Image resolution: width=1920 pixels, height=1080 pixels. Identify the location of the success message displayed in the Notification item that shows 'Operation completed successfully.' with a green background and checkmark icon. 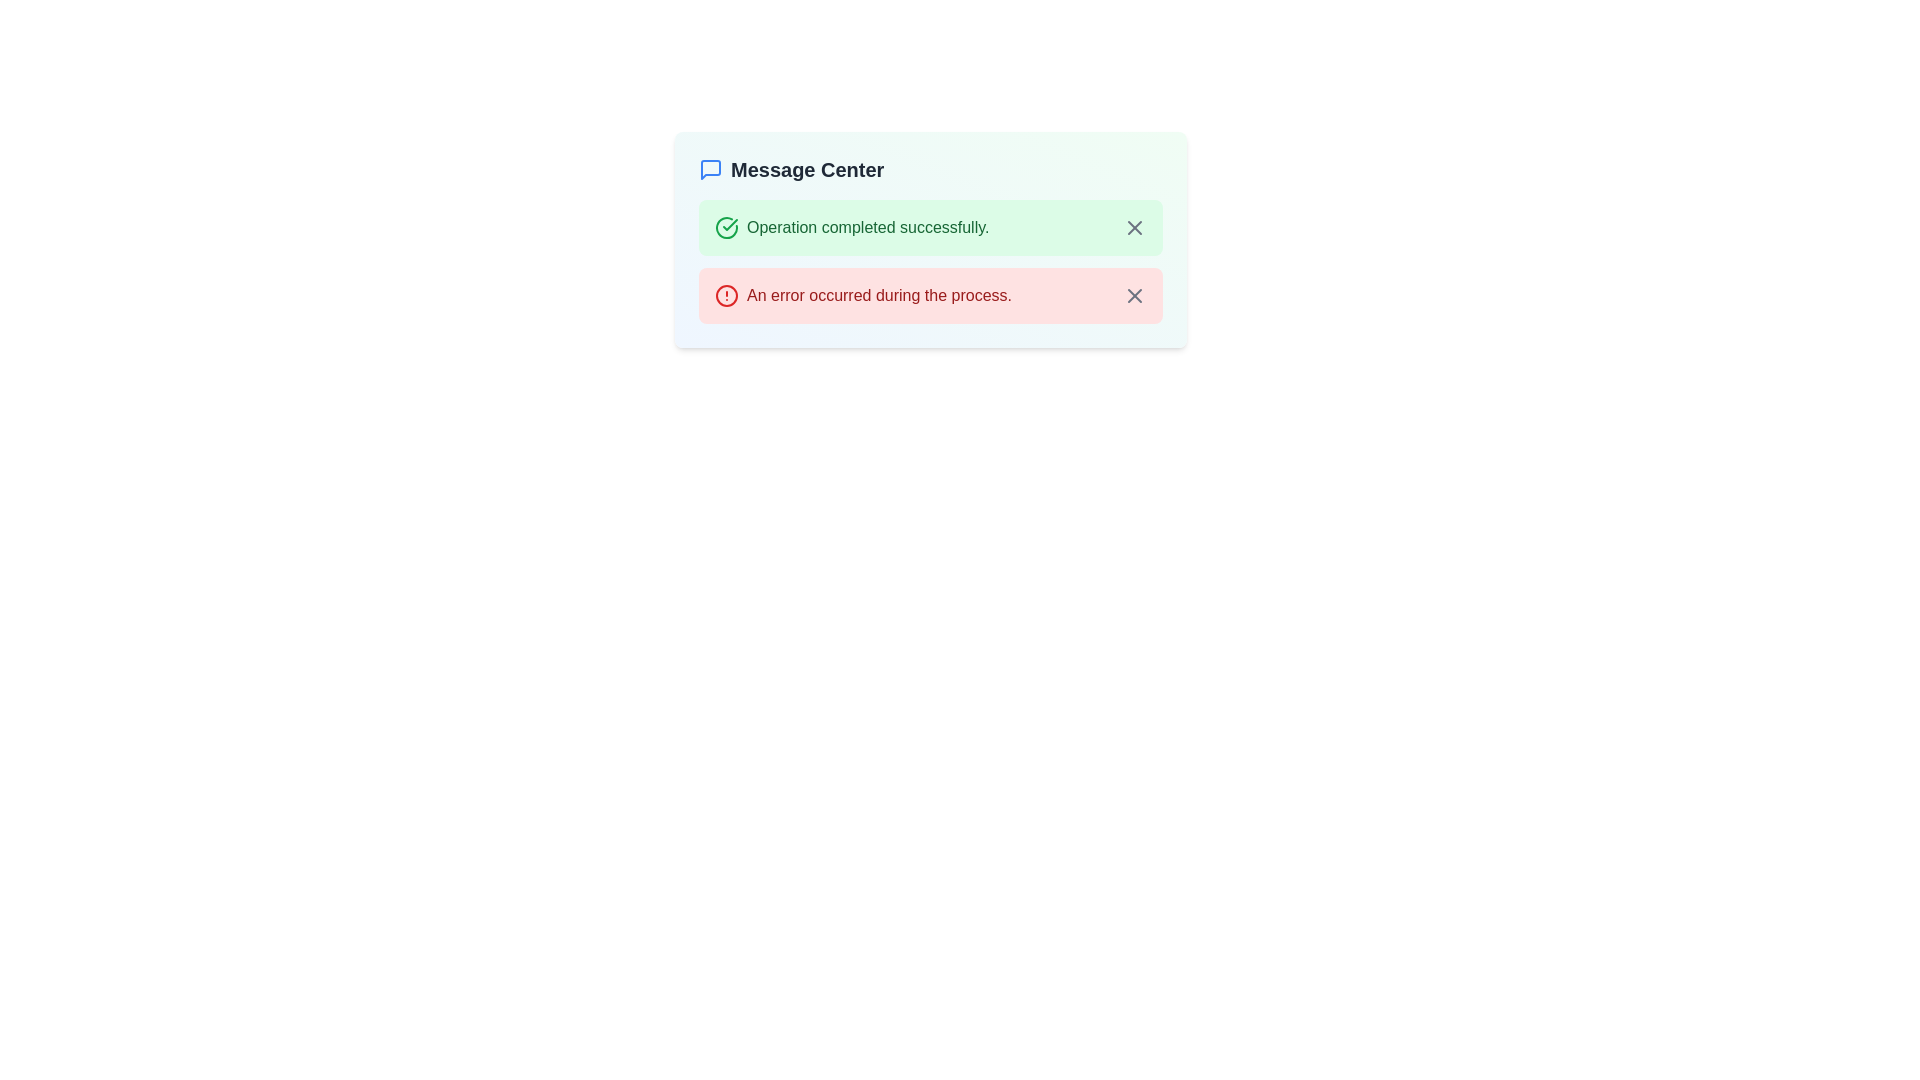
(851, 226).